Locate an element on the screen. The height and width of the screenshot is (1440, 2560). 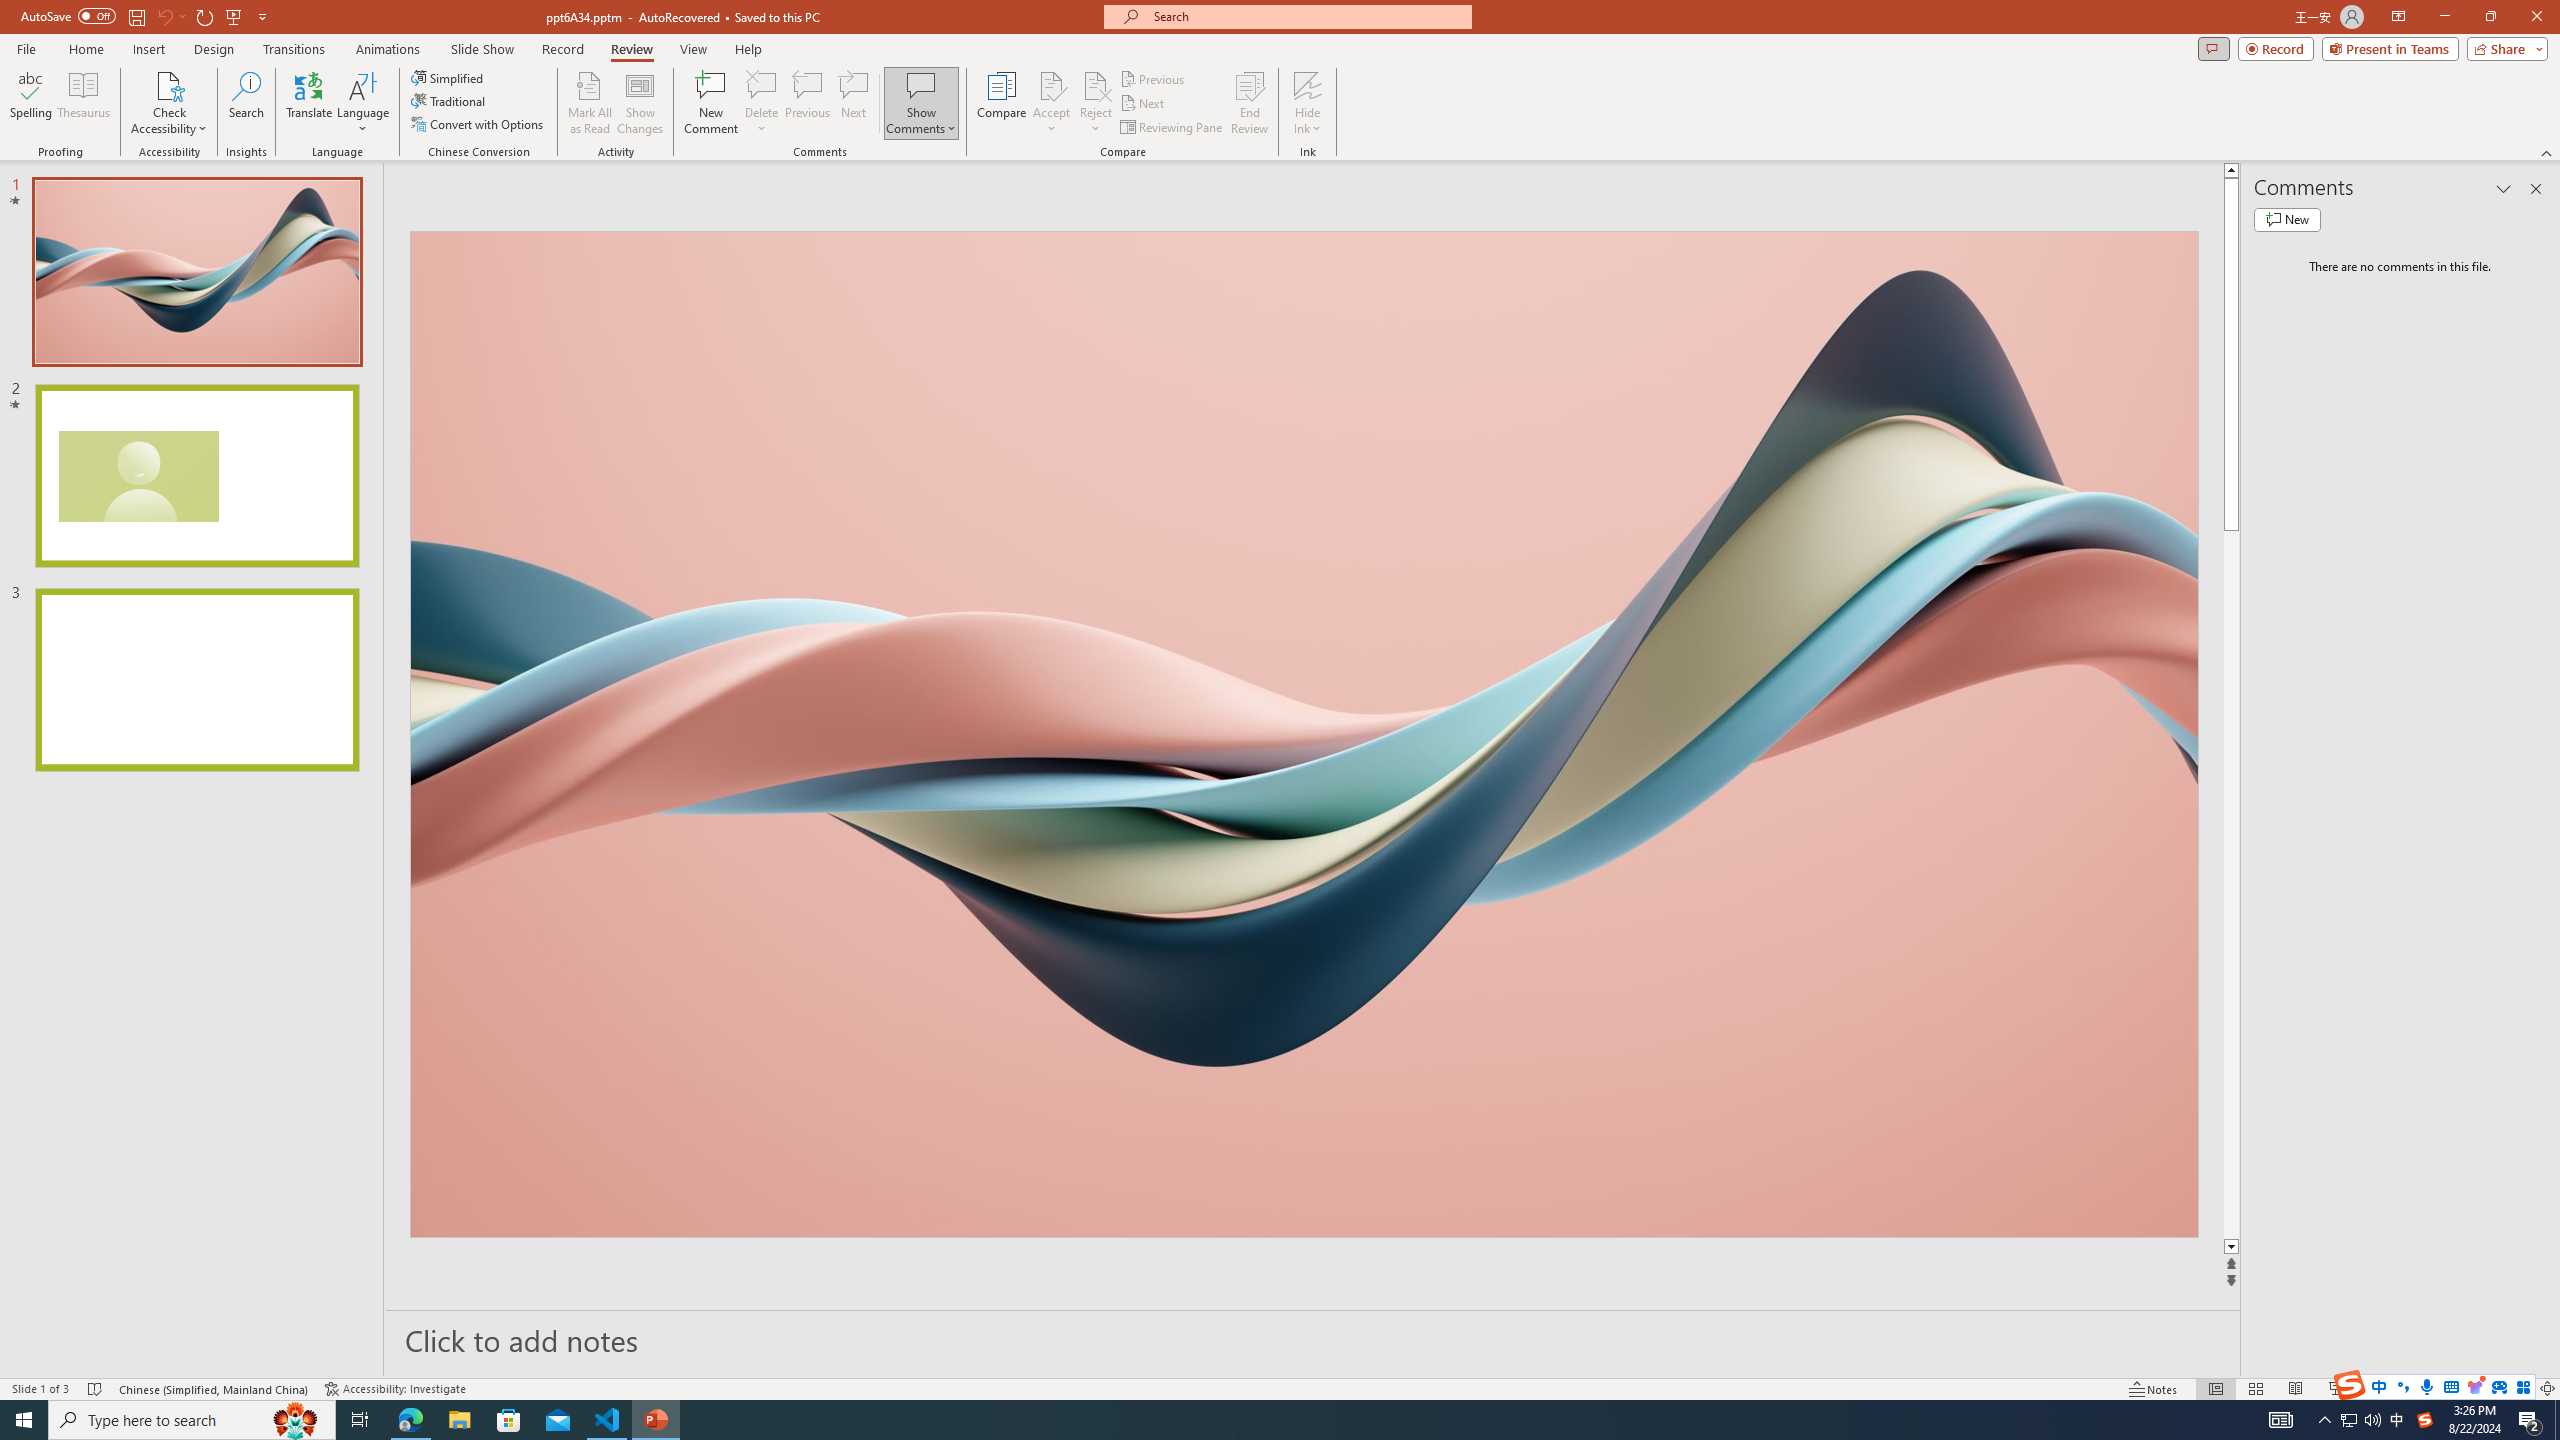
'Language' is located at coordinates (362, 103).